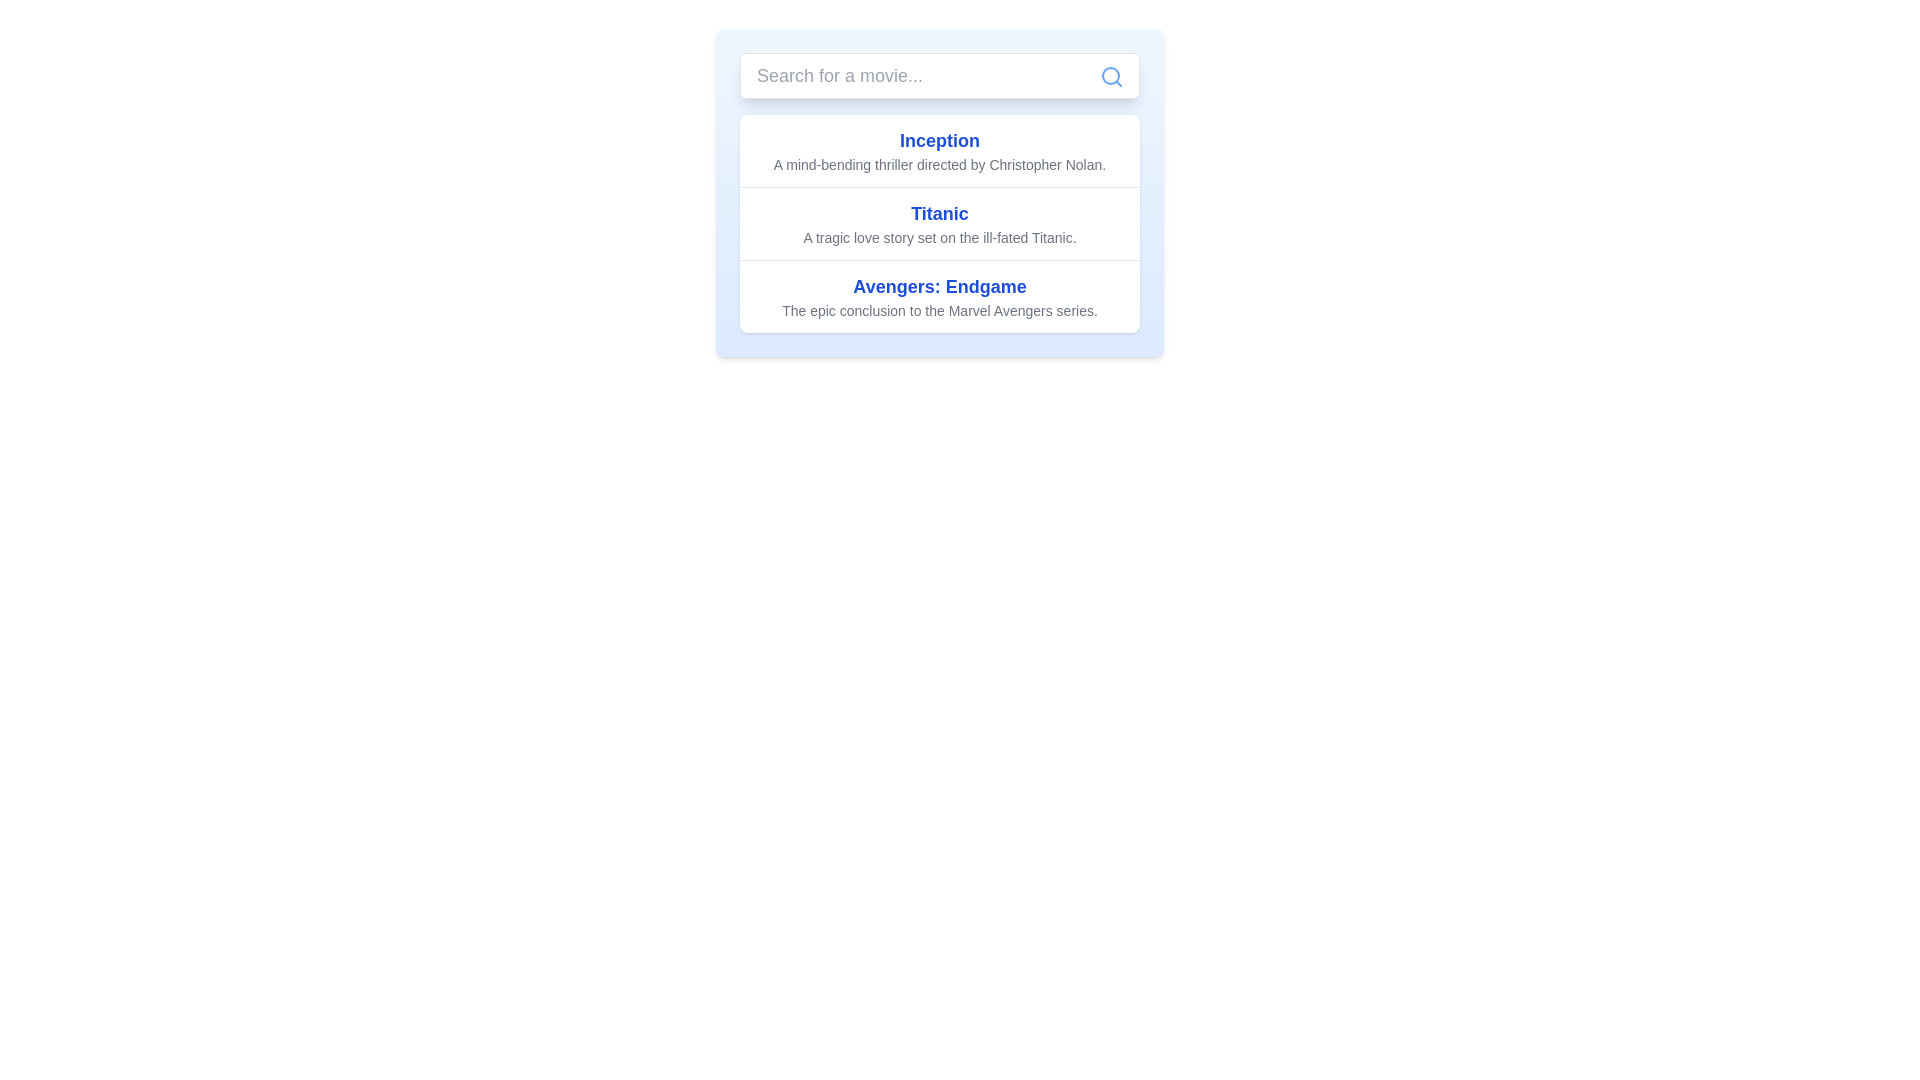 The image size is (1920, 1080). Describe the element at coordinates (939, 223) in the screenshot. I see `to select the information display item for the movie 'Titanic', which is the middle entry in the list of three movies` at that location.